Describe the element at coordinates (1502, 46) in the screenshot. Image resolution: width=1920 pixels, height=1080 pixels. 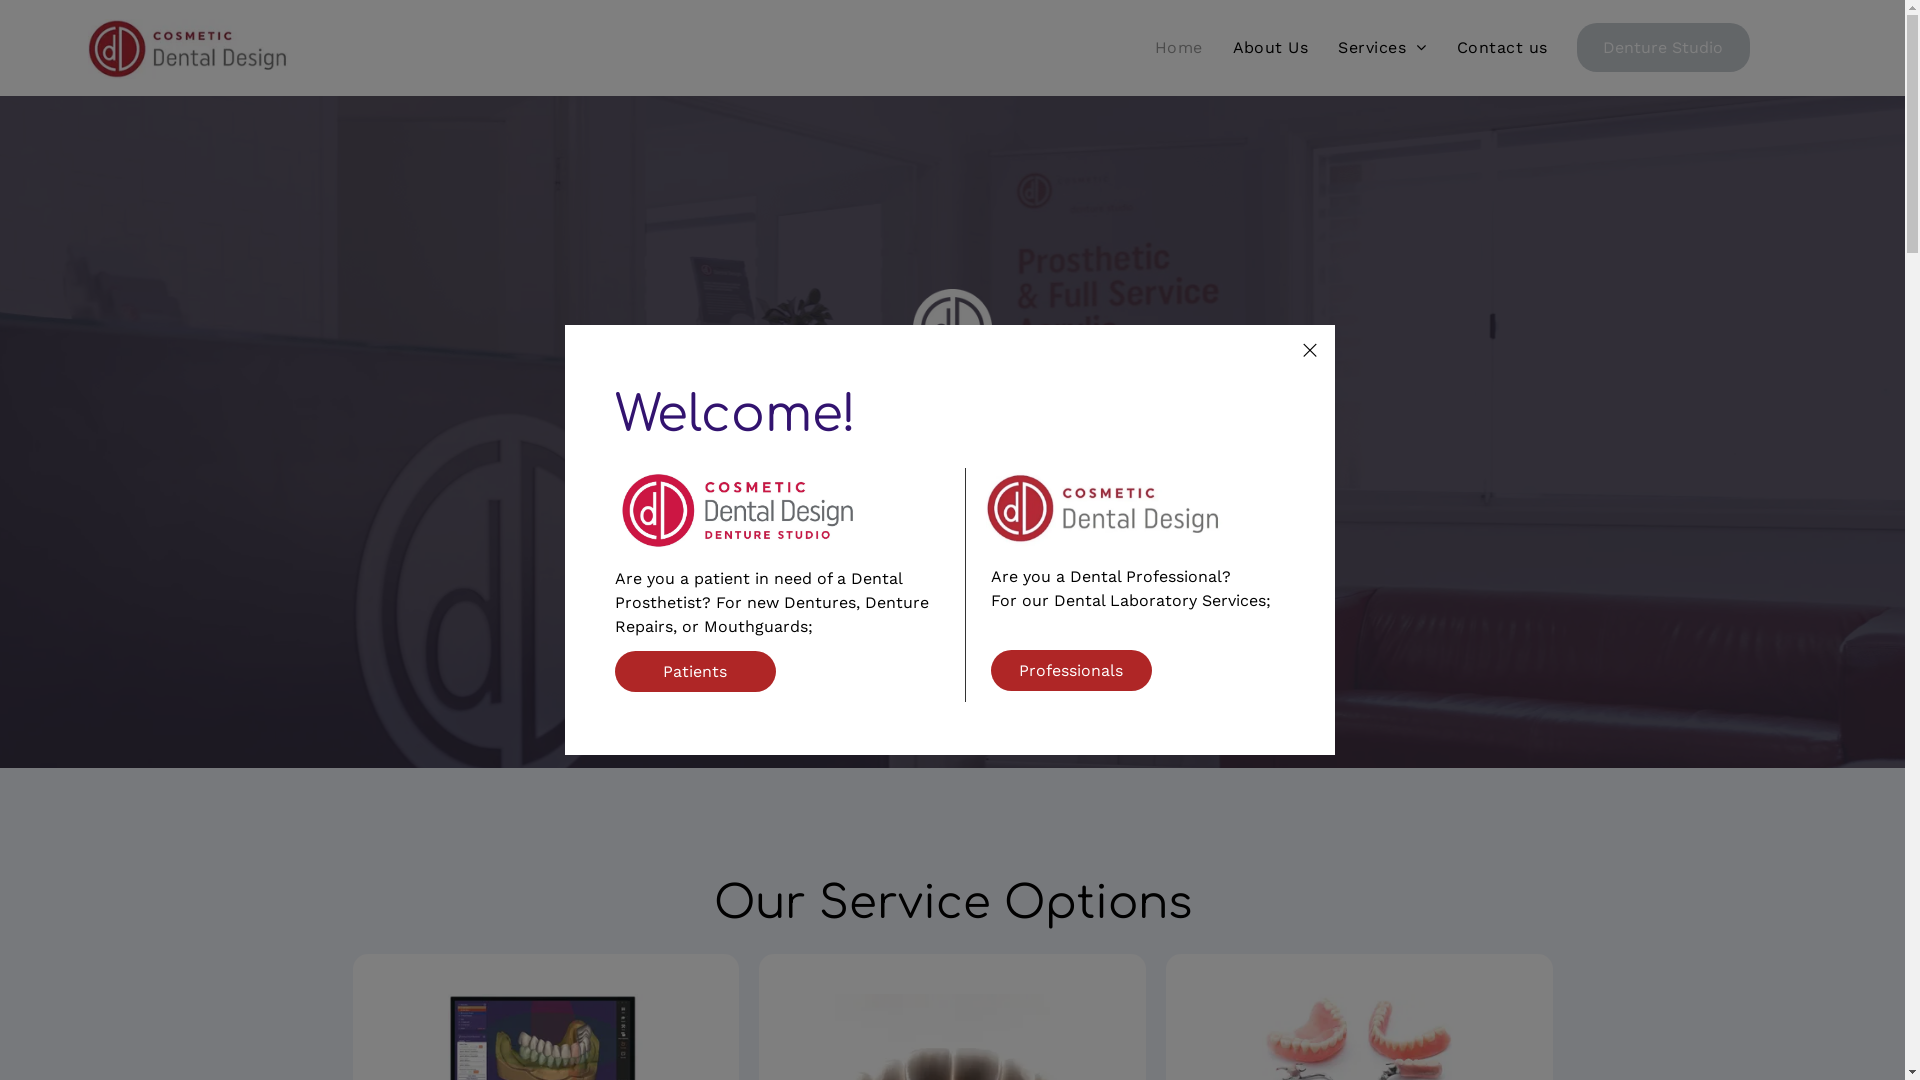
I see `'Contact us'` at that location.